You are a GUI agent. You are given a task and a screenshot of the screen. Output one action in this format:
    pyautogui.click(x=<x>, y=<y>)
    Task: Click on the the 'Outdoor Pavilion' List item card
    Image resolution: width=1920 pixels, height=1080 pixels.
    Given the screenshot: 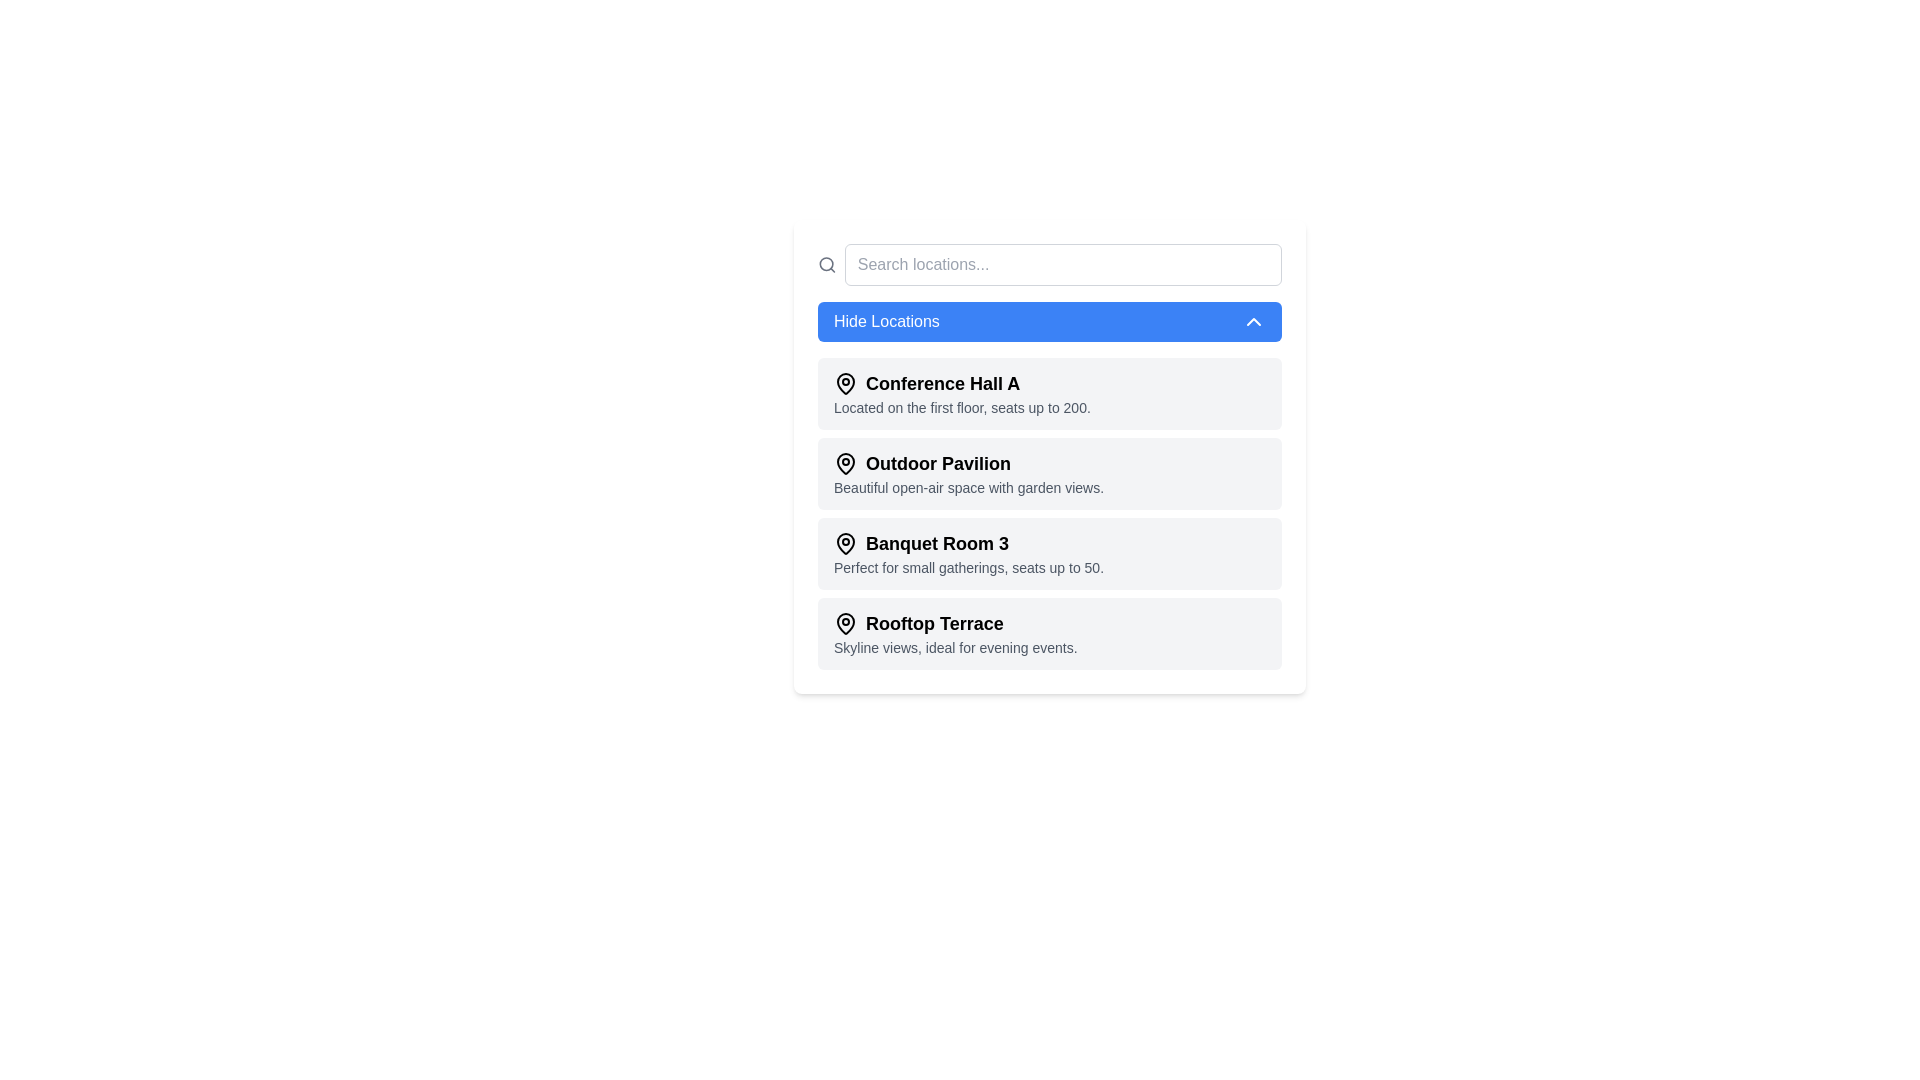 What is the action you would take?
    pyautogui.click(x=1049, y=474)
    